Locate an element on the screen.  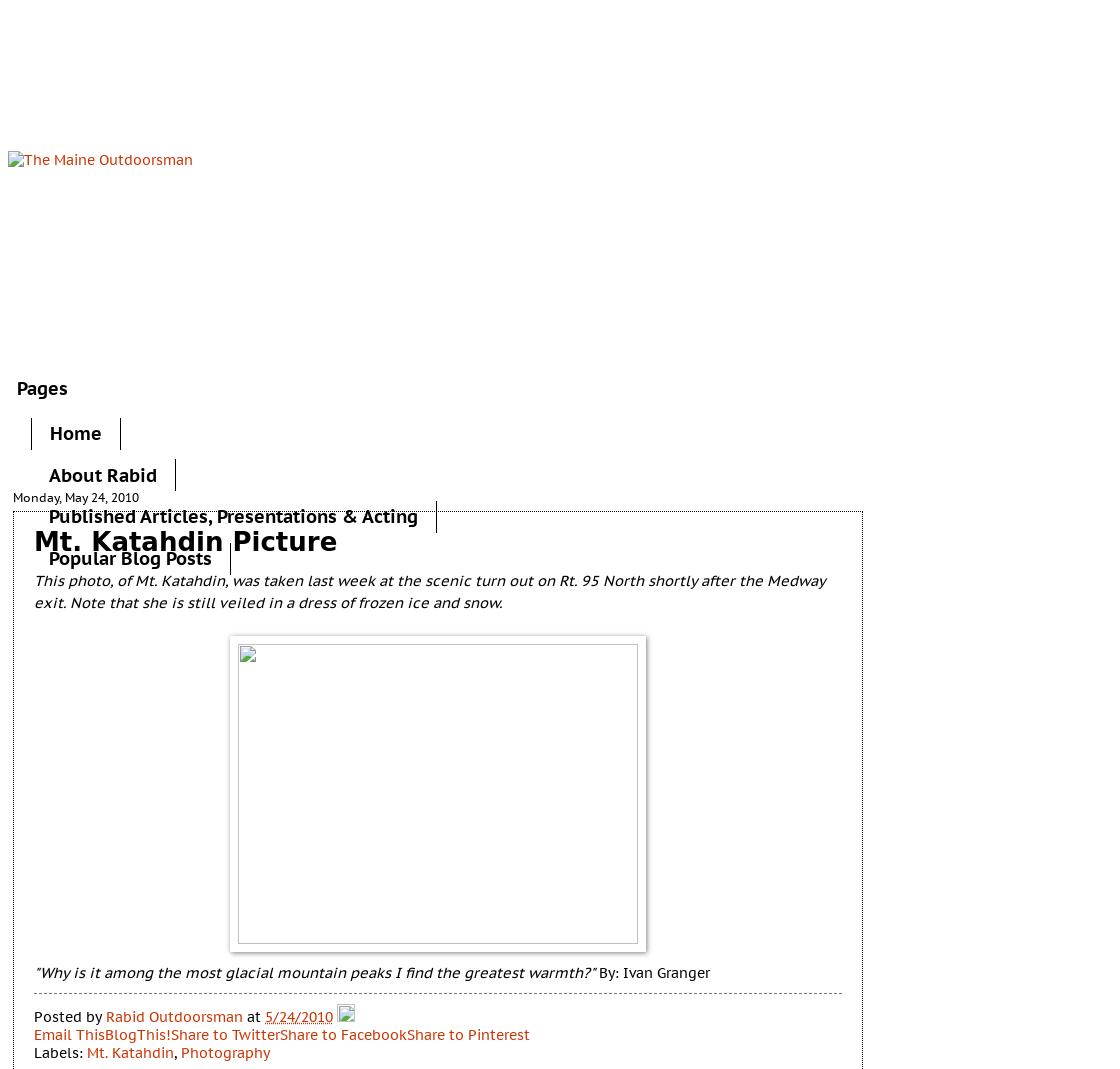
'Mt. Katahdin Picture' is located at coordinates (34, 541).